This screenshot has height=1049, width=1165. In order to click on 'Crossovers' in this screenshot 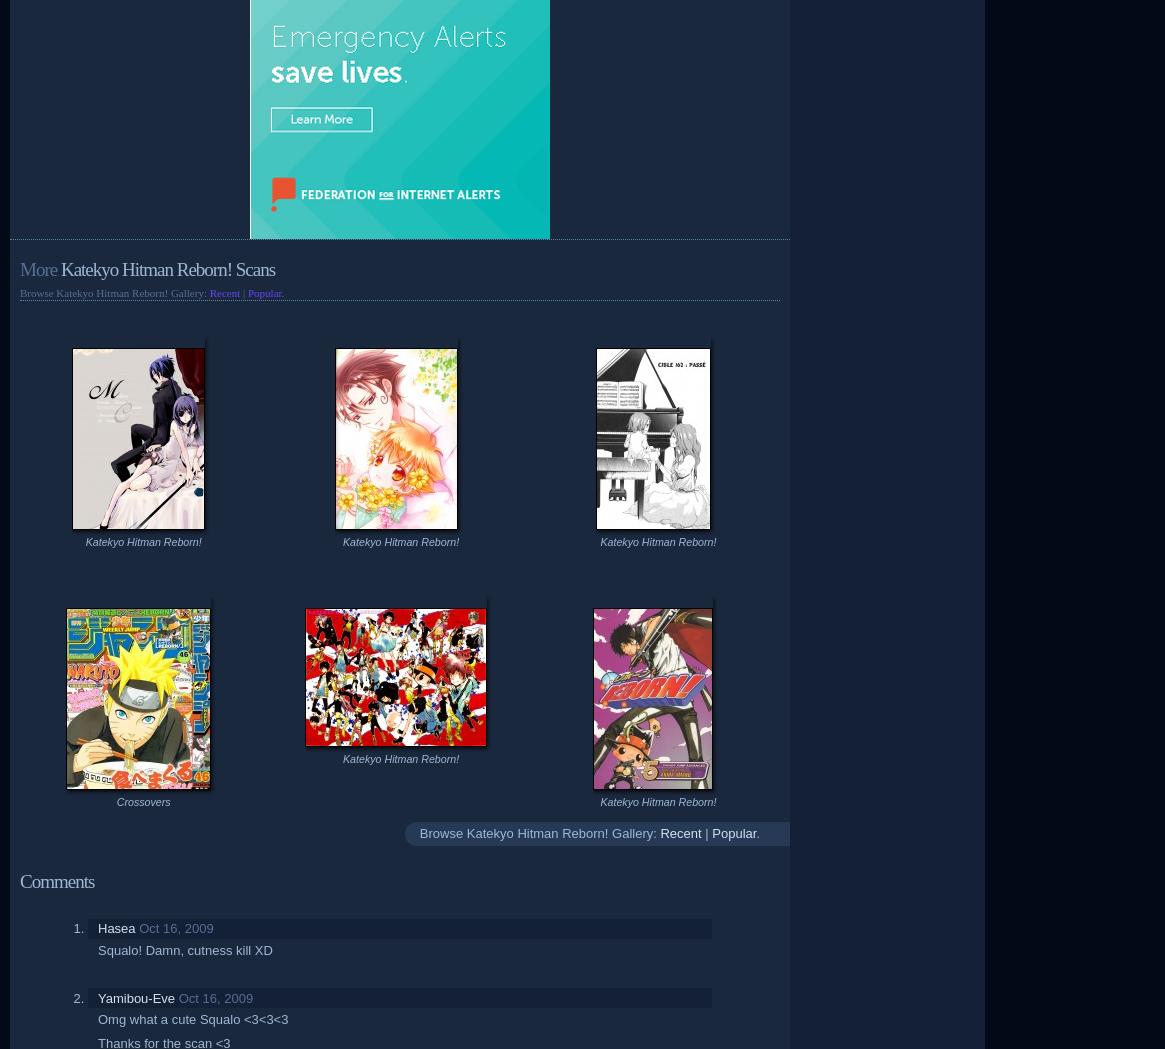, I will do `click(116, 801)`.